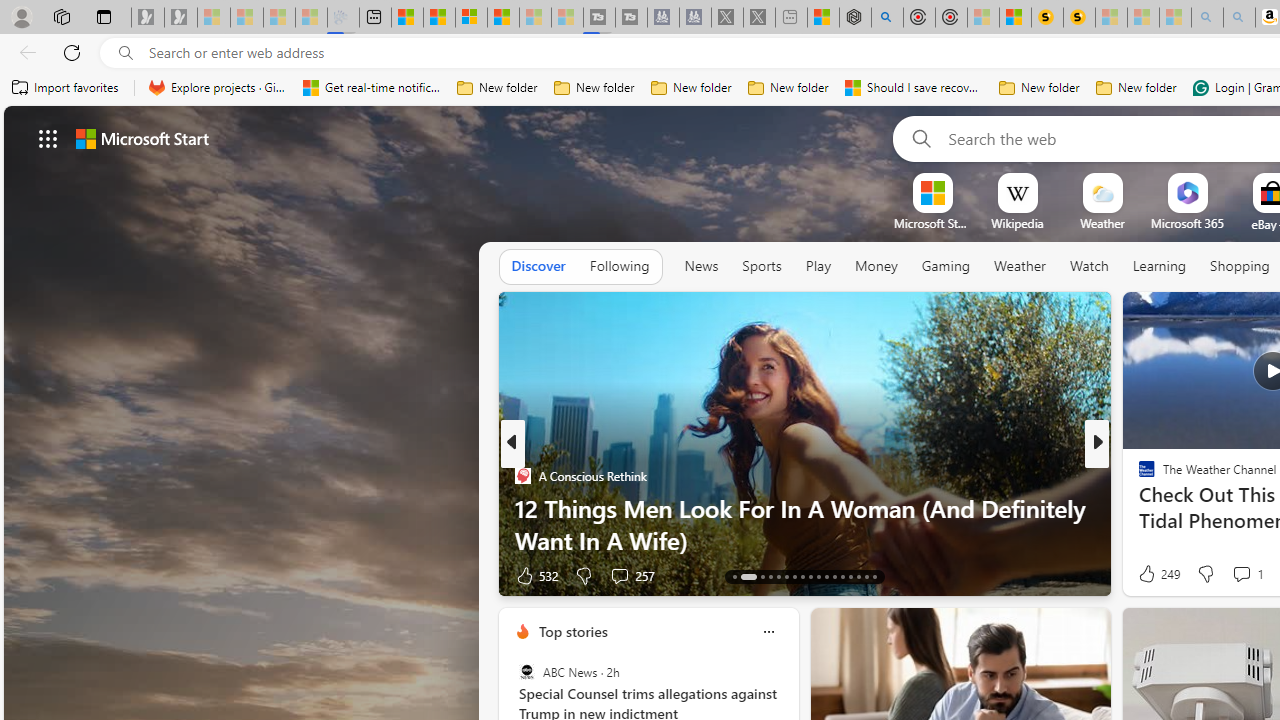 Image resolution: width=1280 pixels, height=720 pixels. What do you see at coordinates (874, 577) in the screenshot?
I see `'AutomationID: tab-29'` at bounding box center [874, 577].